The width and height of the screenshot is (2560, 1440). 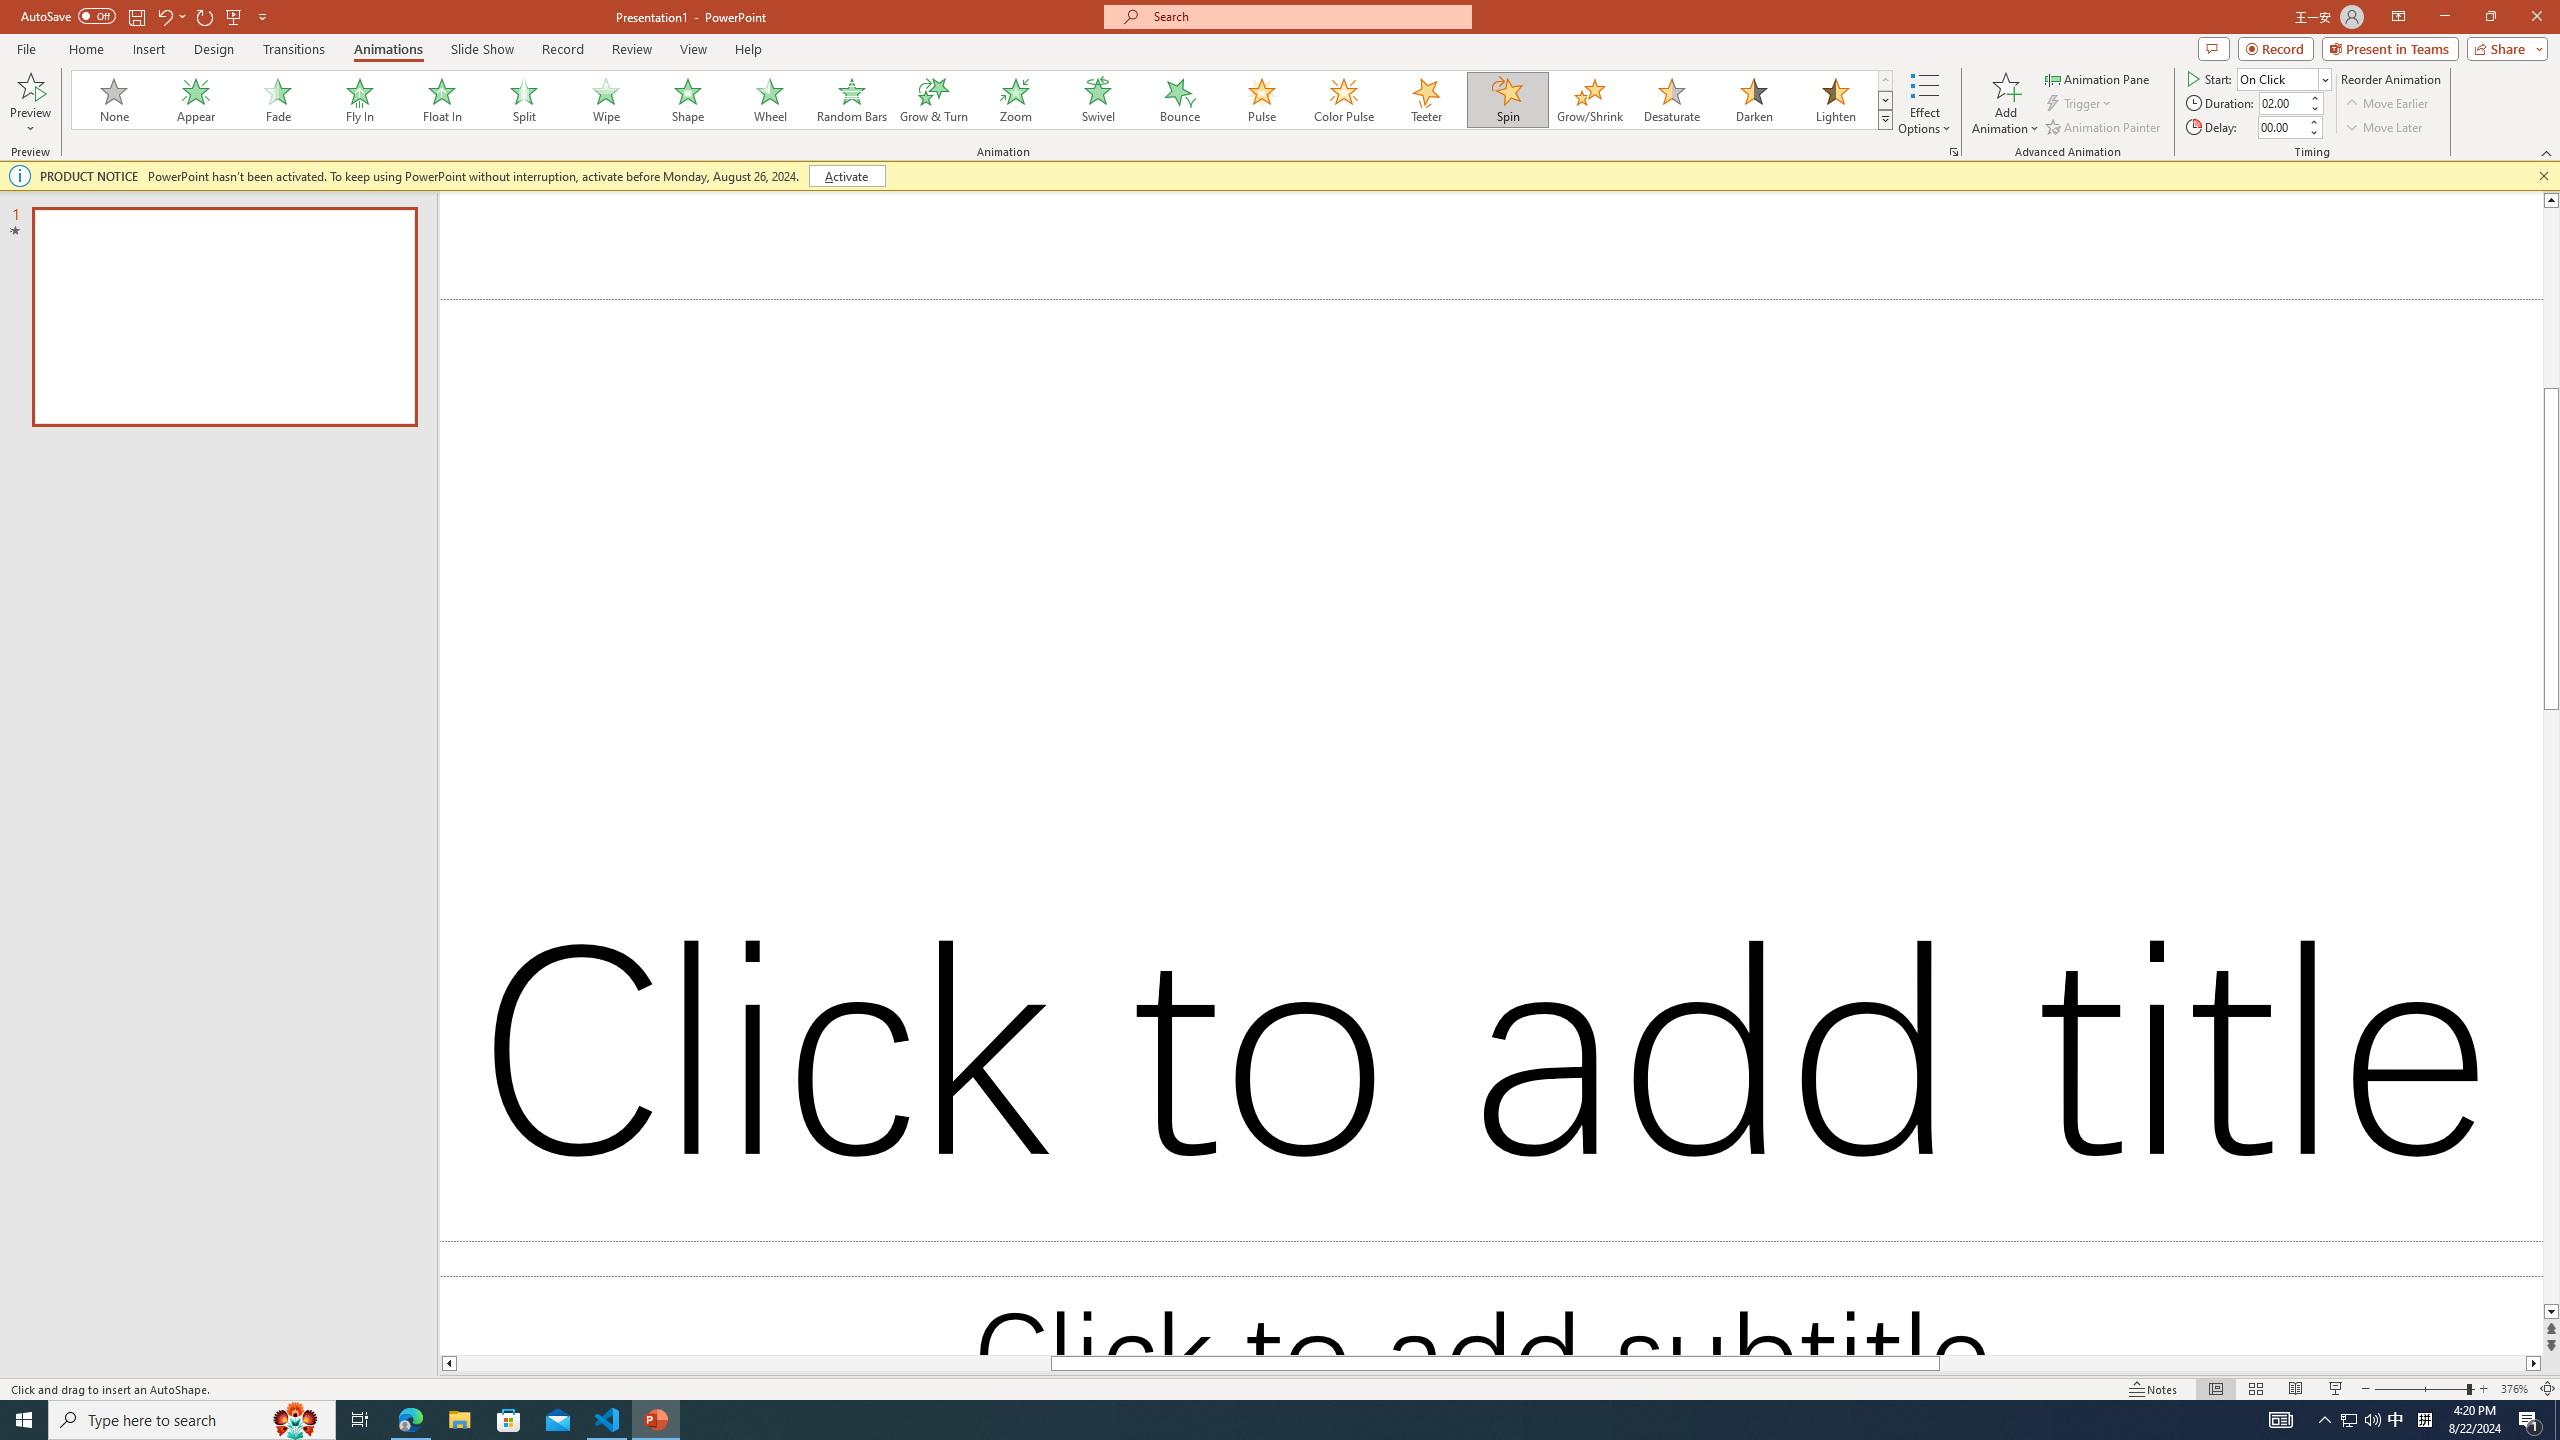 What do you see at coordinates (2079, 103) in the screenshot?
I see `'Trigger'` at bounding box center [2079, 103].